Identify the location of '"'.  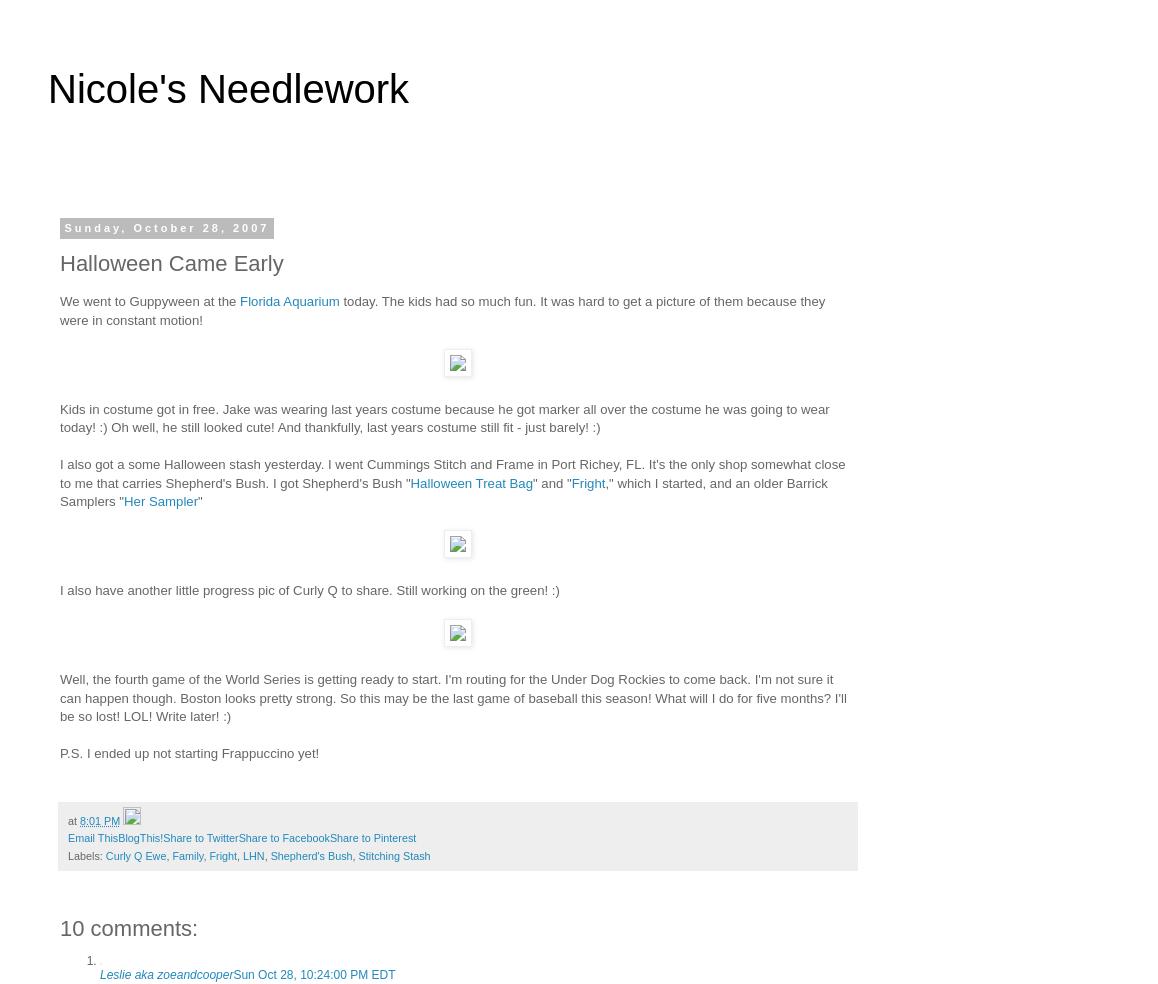
(199, 500).